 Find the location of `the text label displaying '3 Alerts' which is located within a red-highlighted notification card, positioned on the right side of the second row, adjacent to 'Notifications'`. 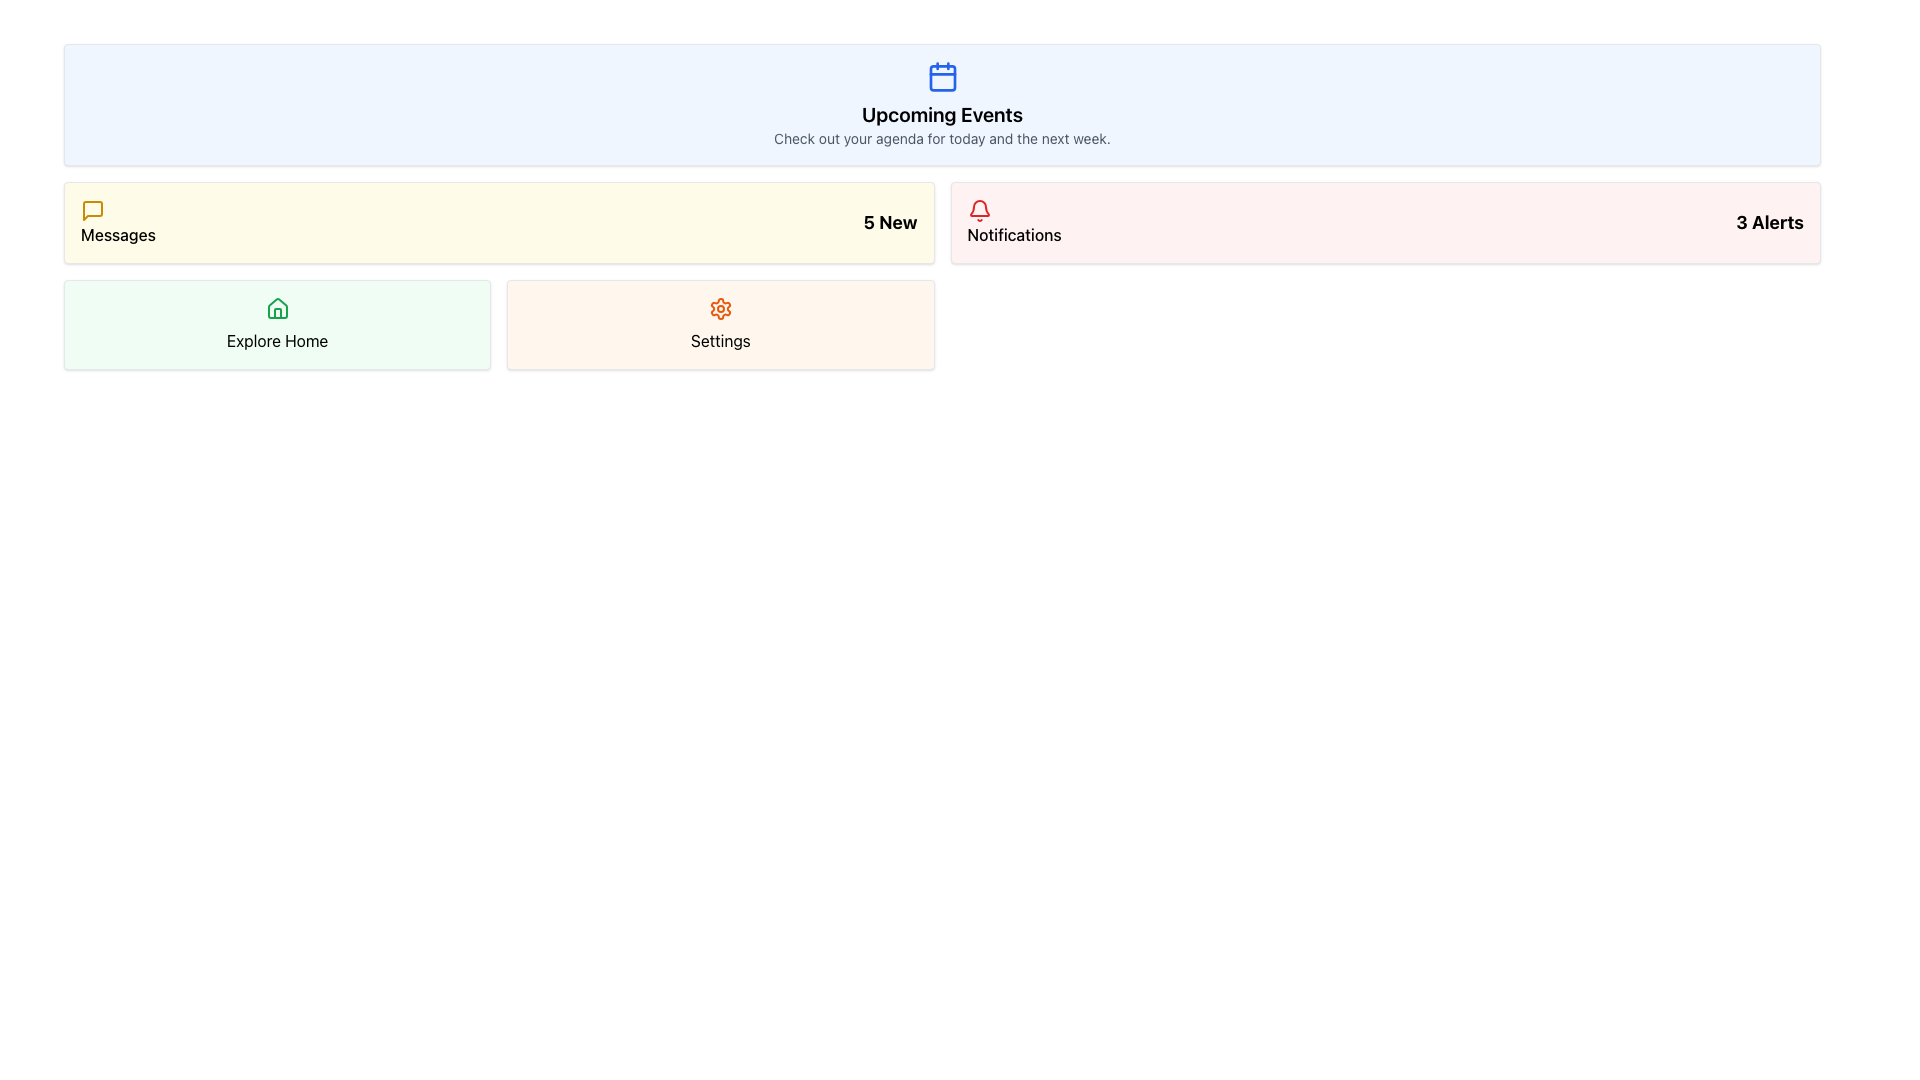

the text label displaying '3 Alerts' which is located within a red-highlighted notification card, positioned on the right side of the second row, adjacent to 'Notifications' is located at coordinates (1770, 223).